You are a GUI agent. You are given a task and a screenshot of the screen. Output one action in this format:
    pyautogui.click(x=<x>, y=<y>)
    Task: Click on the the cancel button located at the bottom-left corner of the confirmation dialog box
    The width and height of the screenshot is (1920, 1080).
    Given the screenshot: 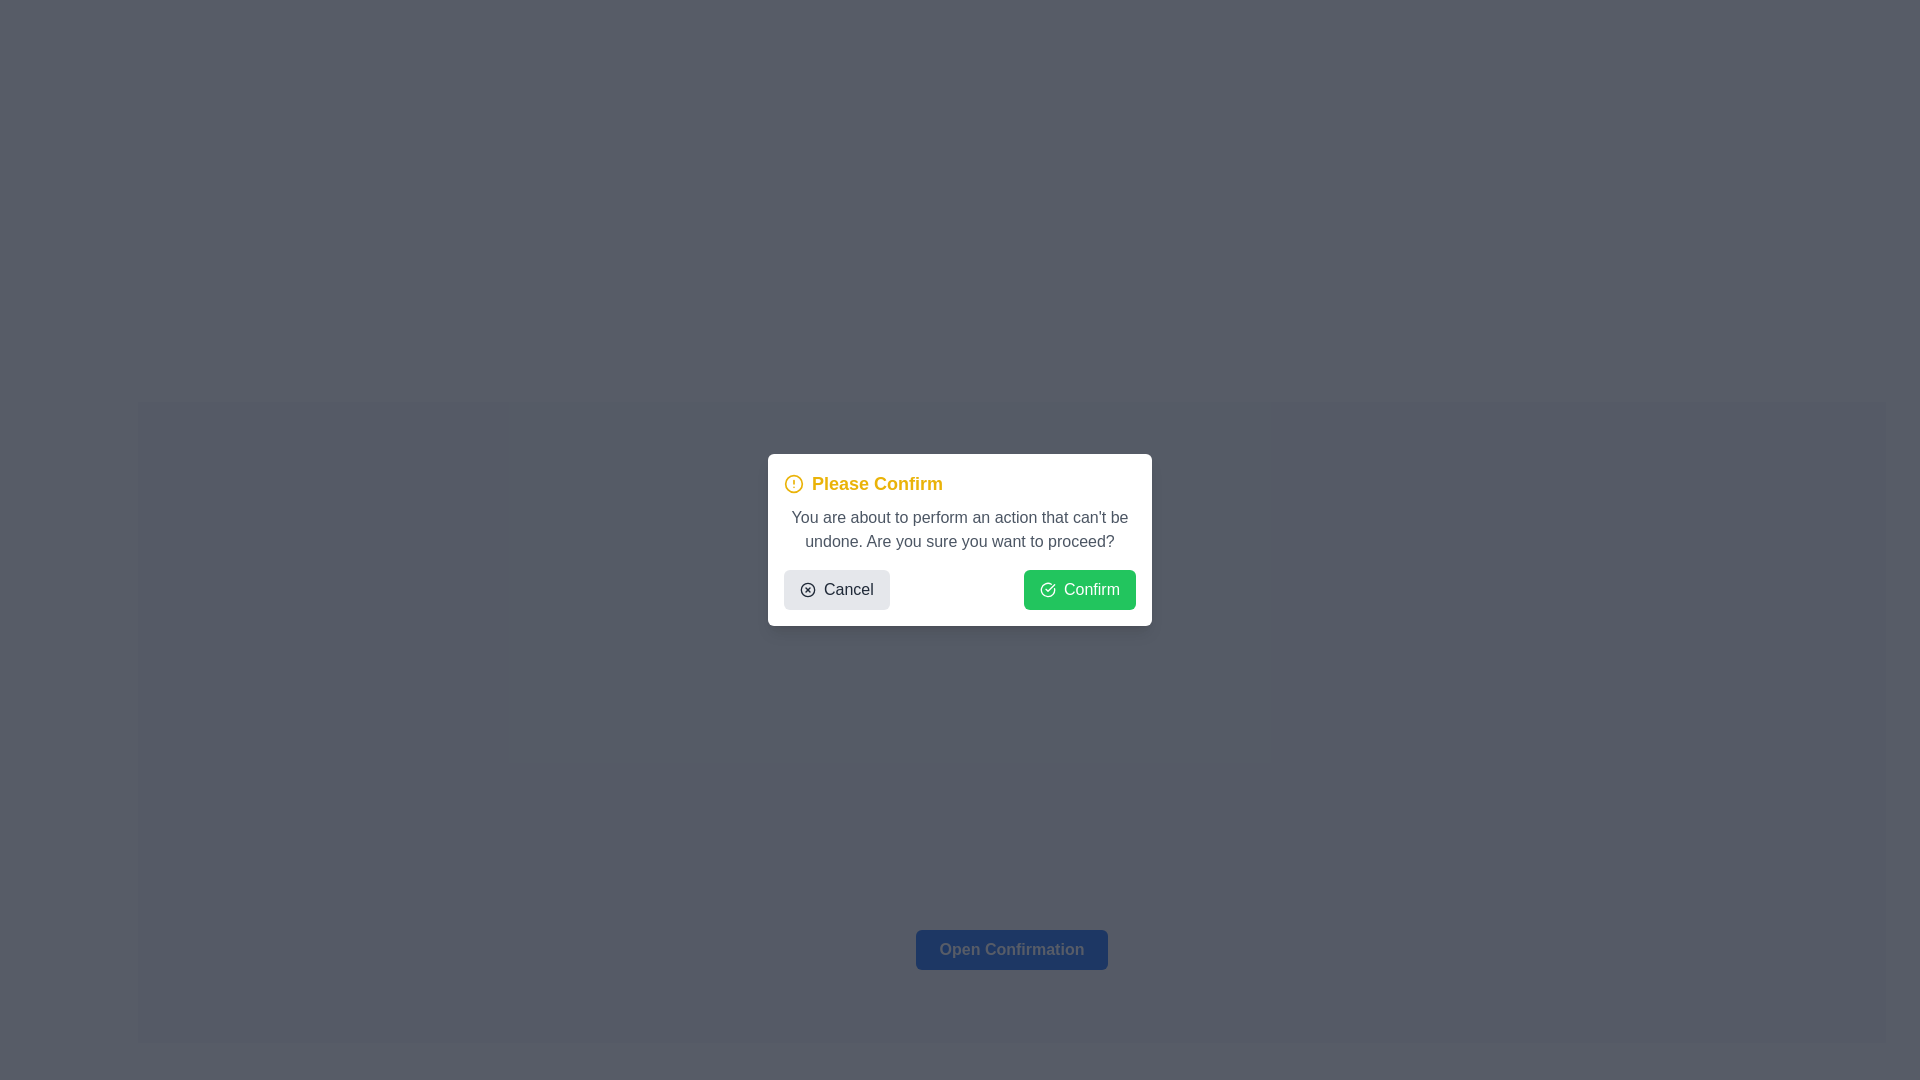 What is the action you would take?
    pyautogui.click(x=836, y=589)
    